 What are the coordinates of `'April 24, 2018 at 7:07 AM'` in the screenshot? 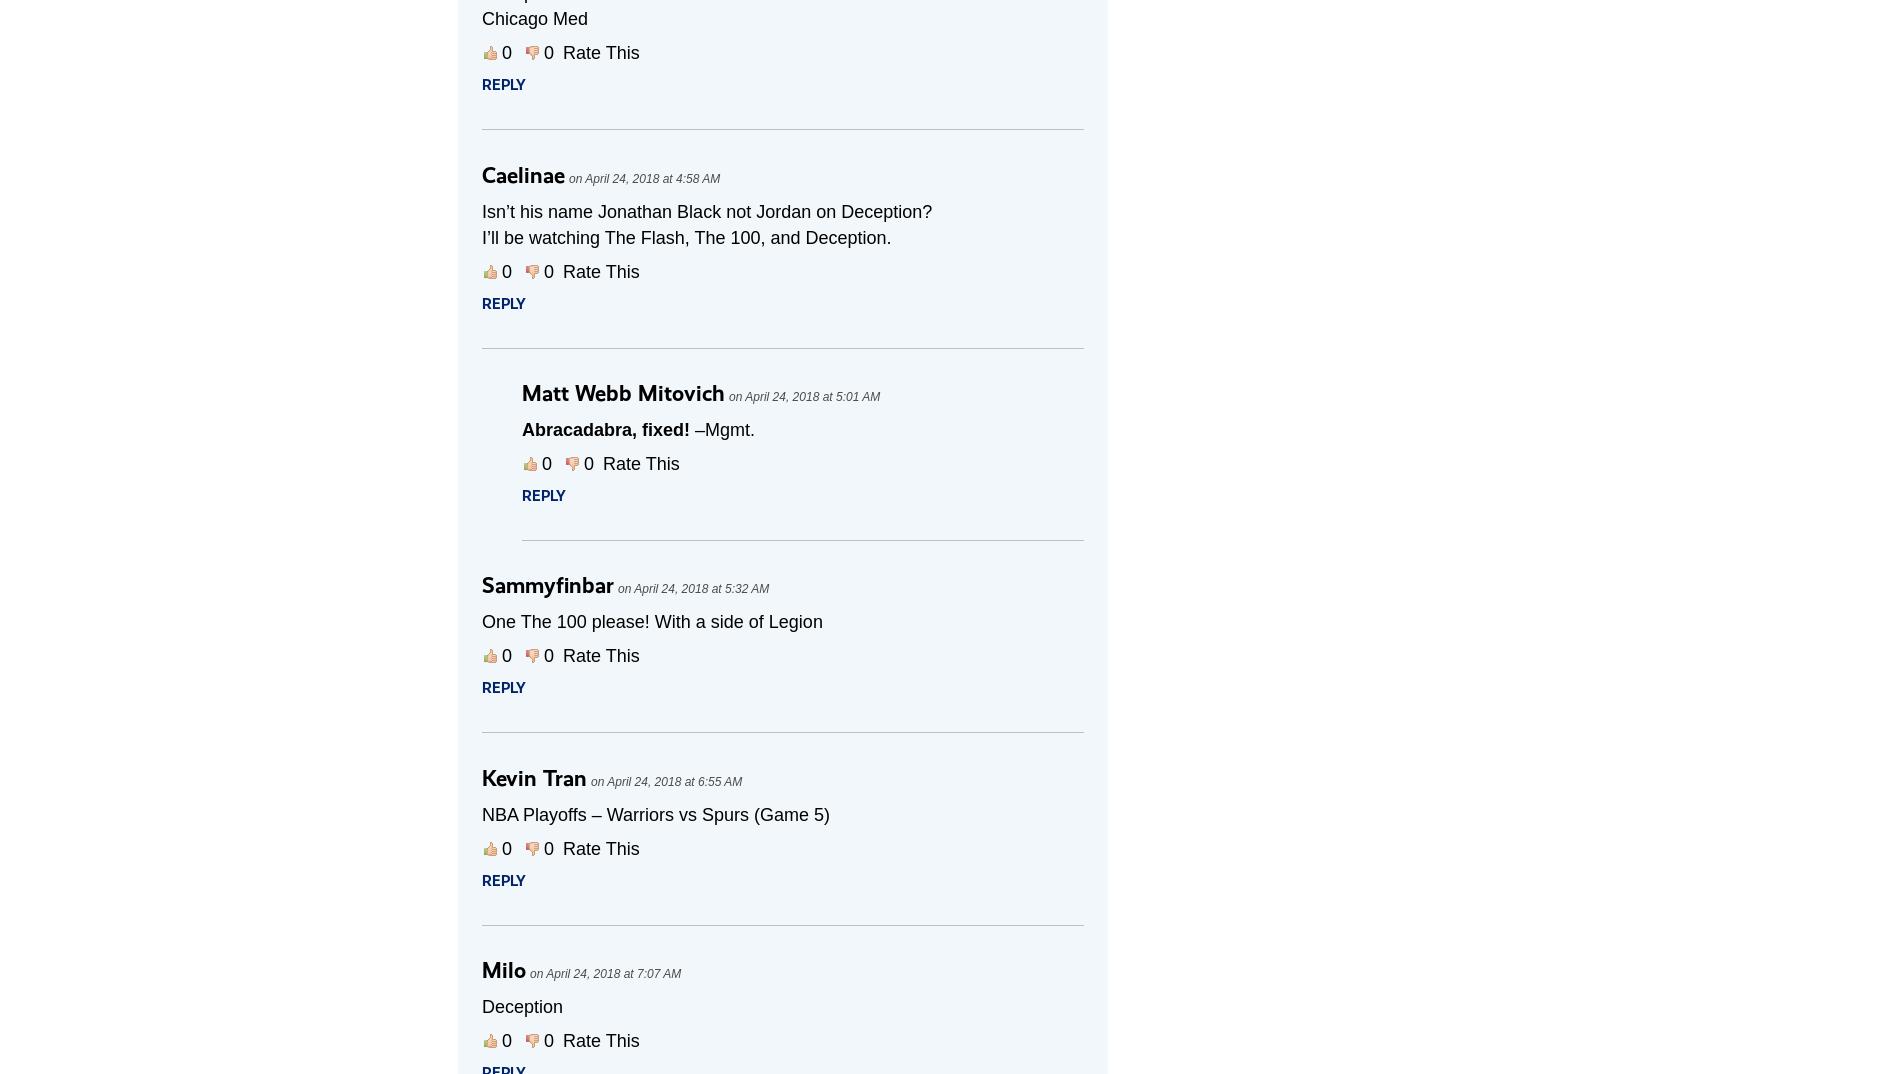 It's located at (613, 973).